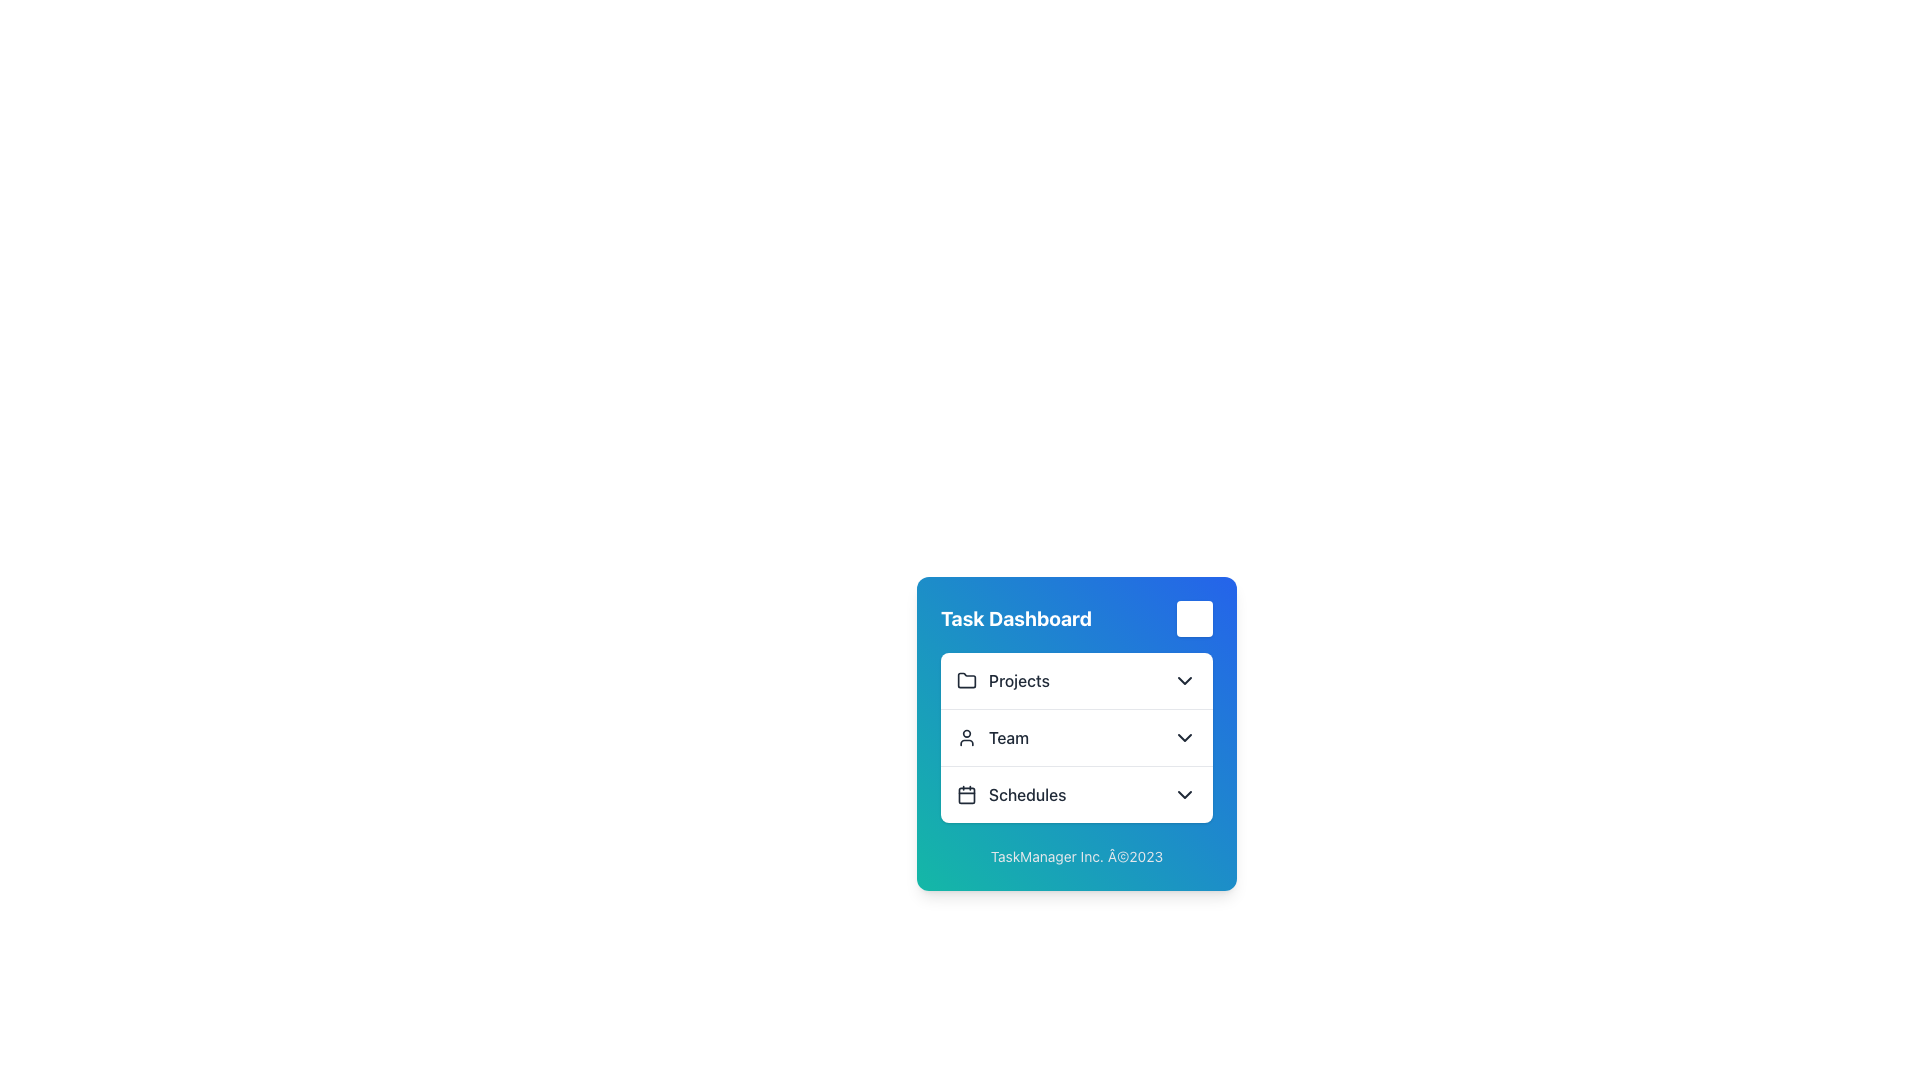 Image resolution: width=1920 pixels, height=1080 pixels. What do you see at coordinates (1011, 793) in the screenshot?
I see `the third list item with an icon and text in the 'Task Dashboard'` at bounding box center [1011, 793].